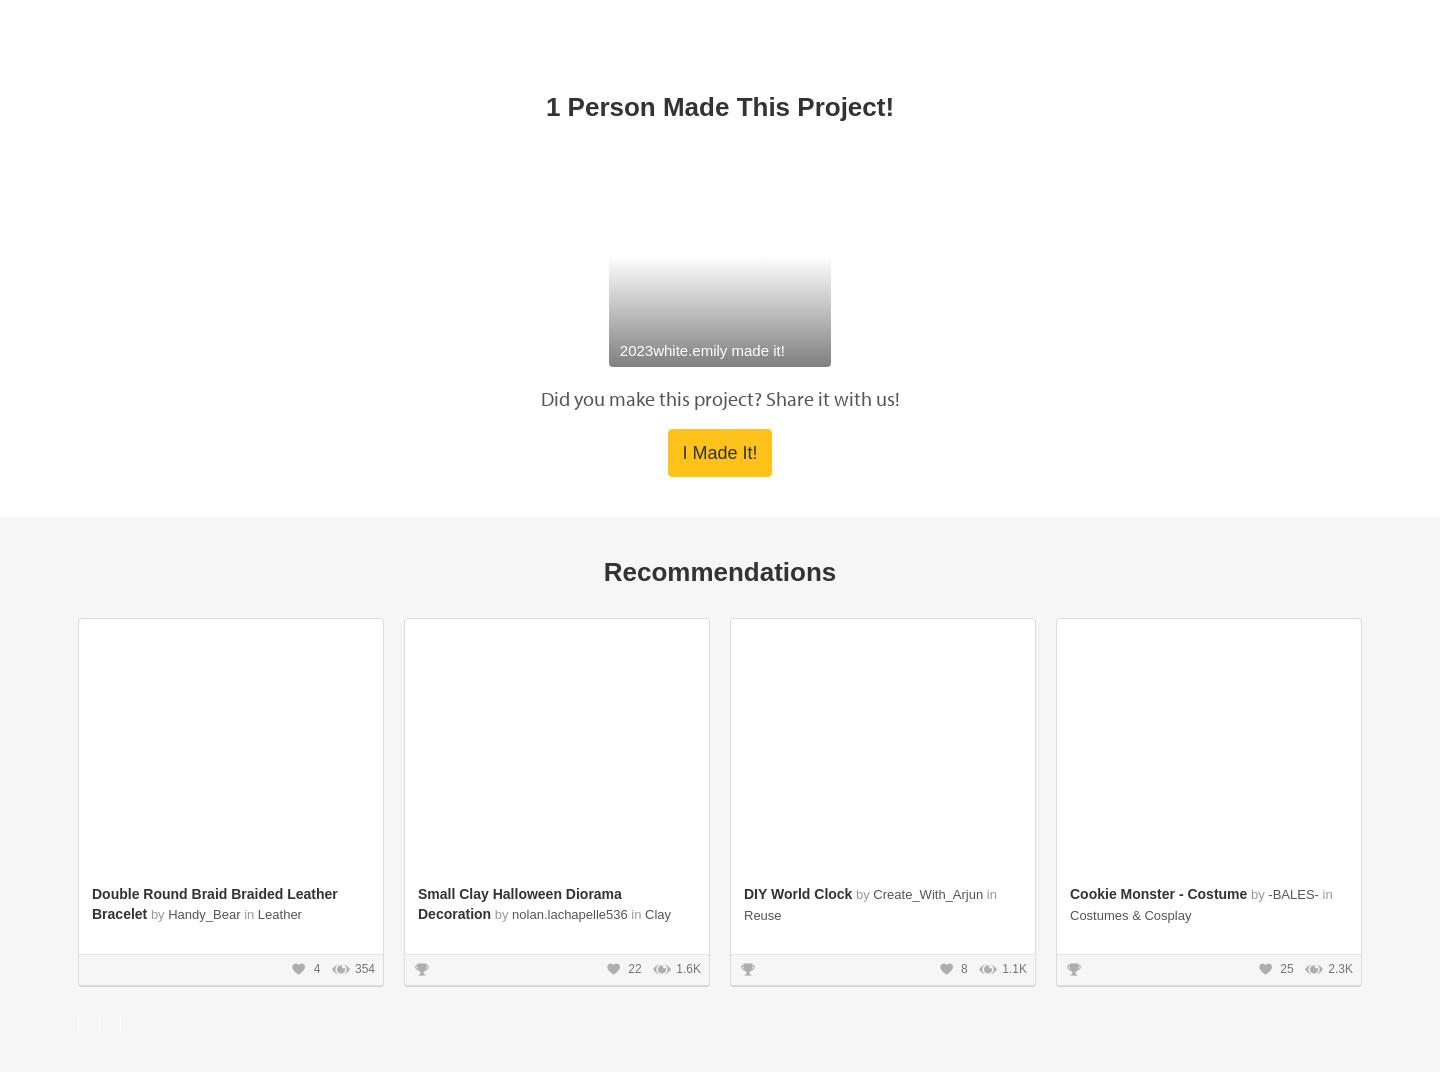  Describe the element at coordinates (1129, 453) in the screenshot. I see `'Costumes & Cosplay'` at that location.